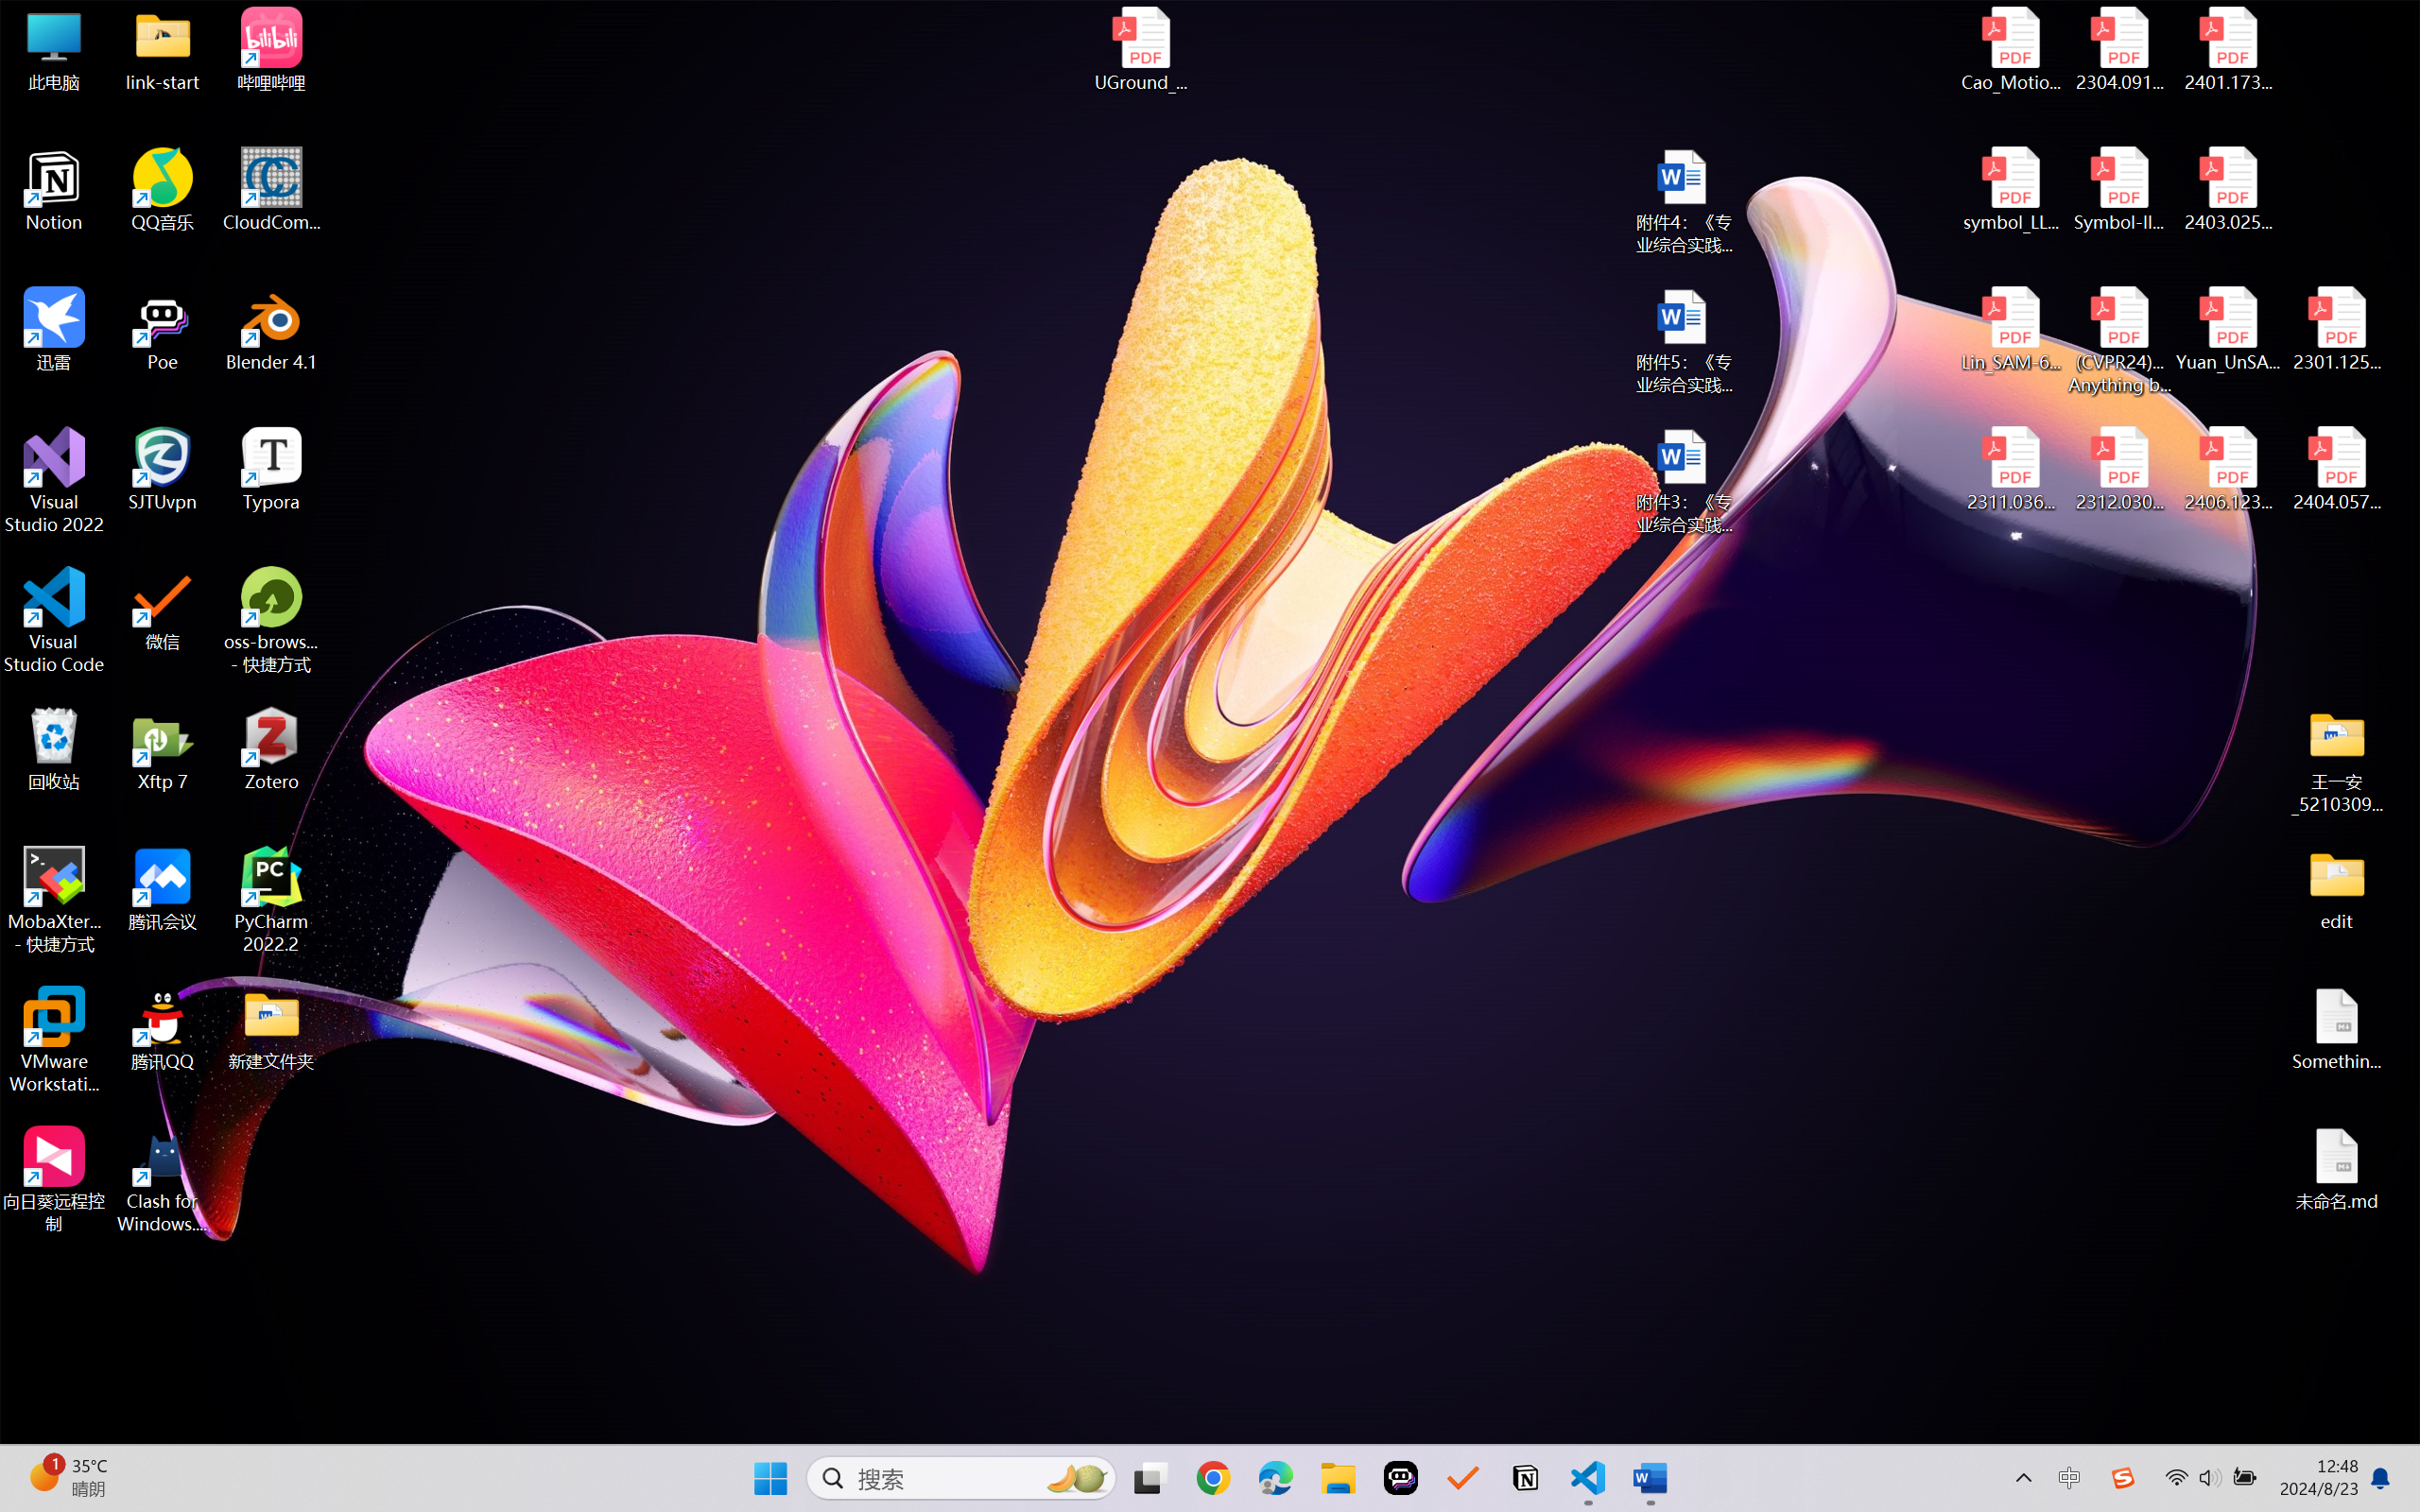  Describe the element at coordinates (2335, 1029) in the screenshot. I see `'Something.md'` at that location.